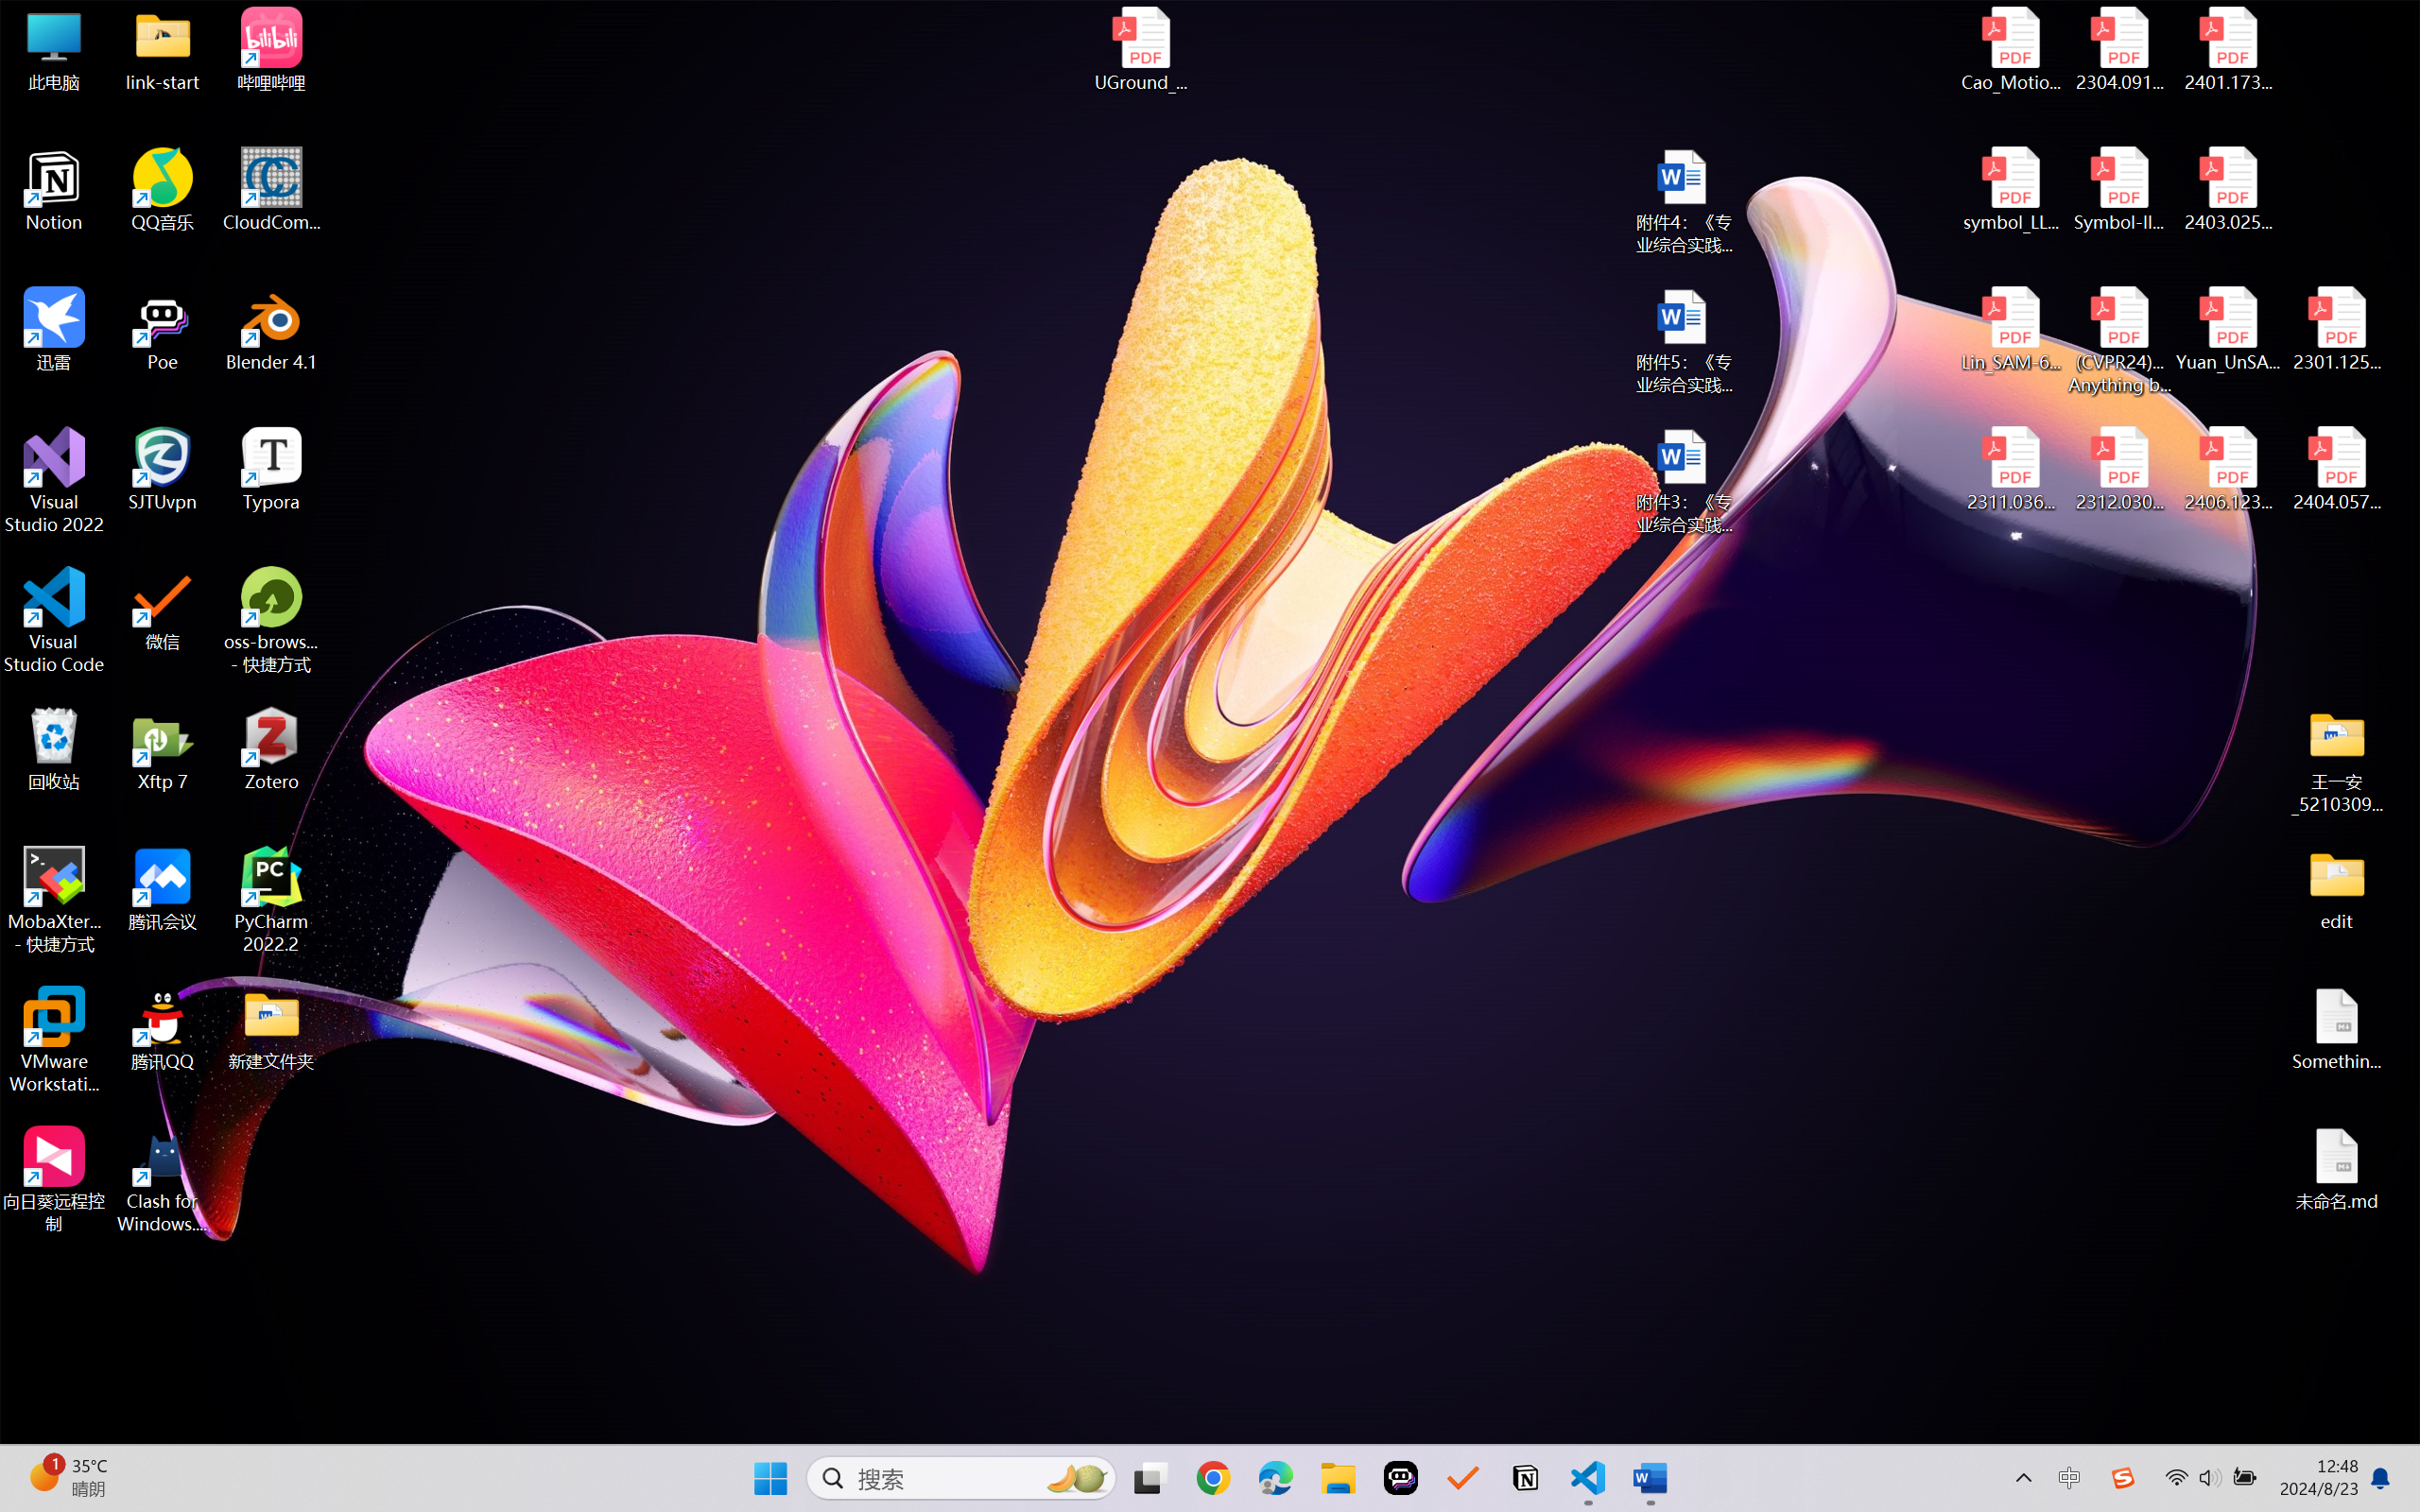  Describe the element at coordinates (2335, 1029) in the screenshot. I see `'Something.md'` at that location.